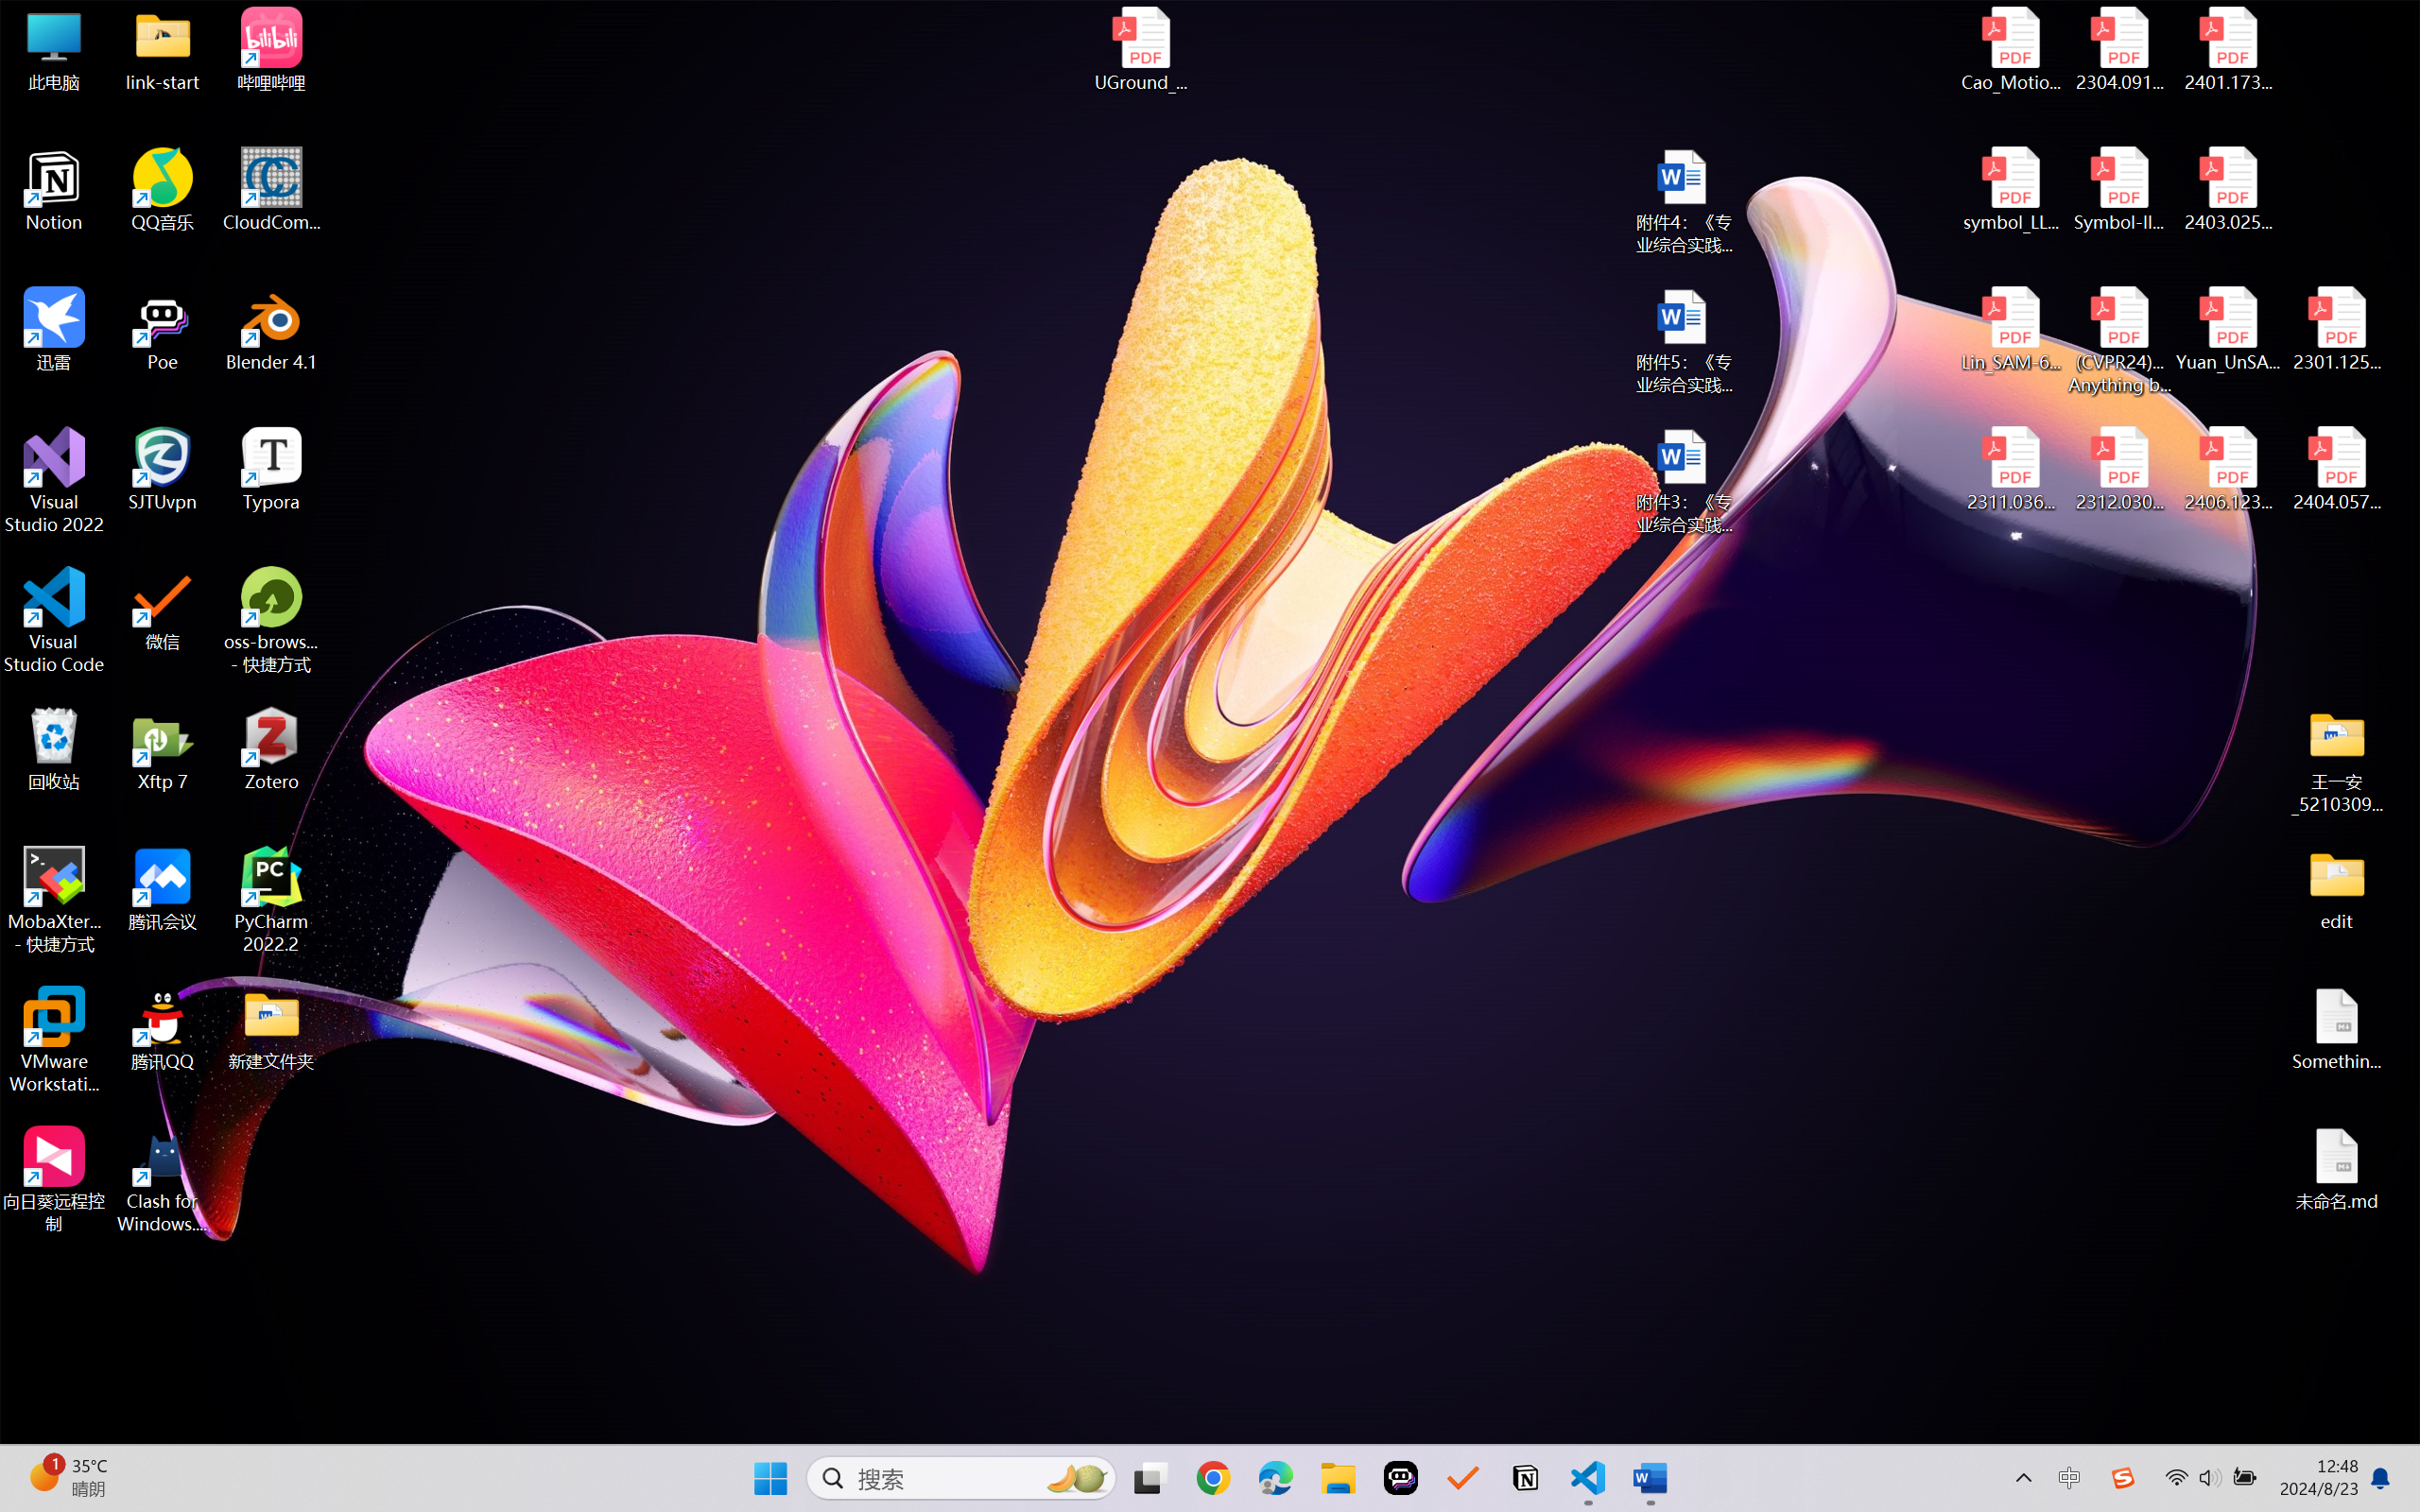  Describe the element at coordinates (2335, 1029) in the screenshot. I see `'Something.md'` at that location.